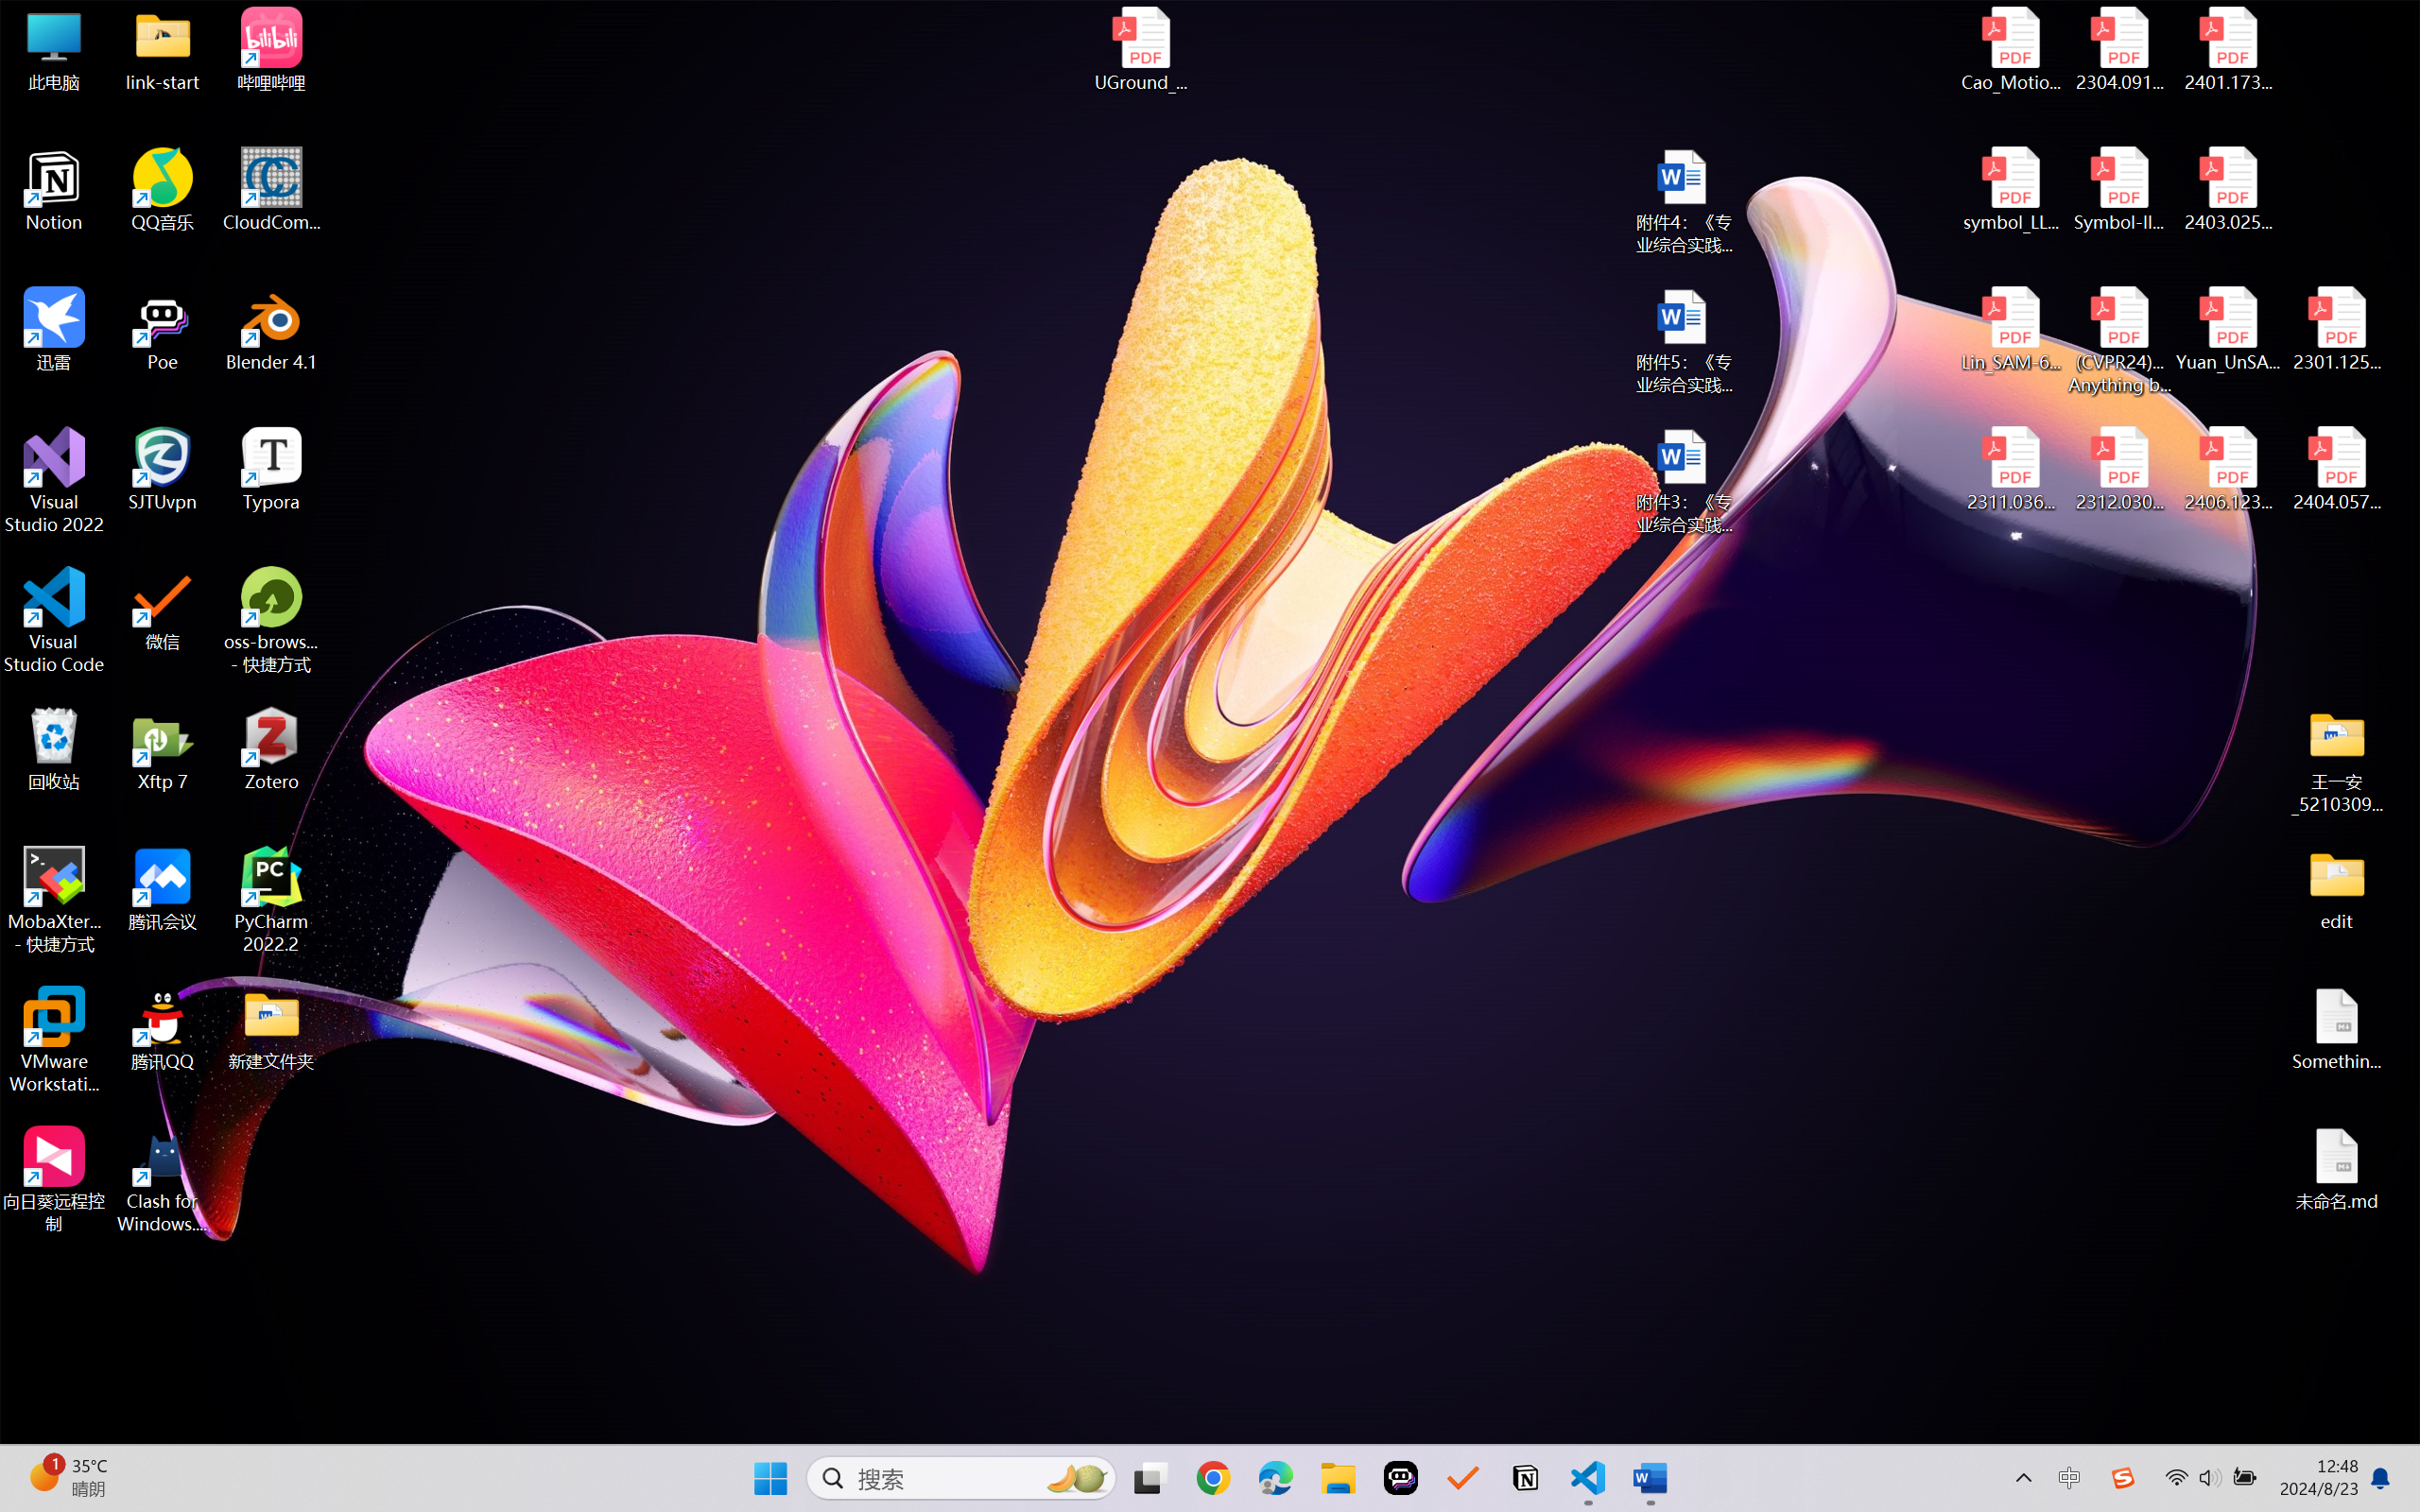  Describe the element at coordinates (2335, 1029) in the screenshot. I see `'Something.md'` at that location.